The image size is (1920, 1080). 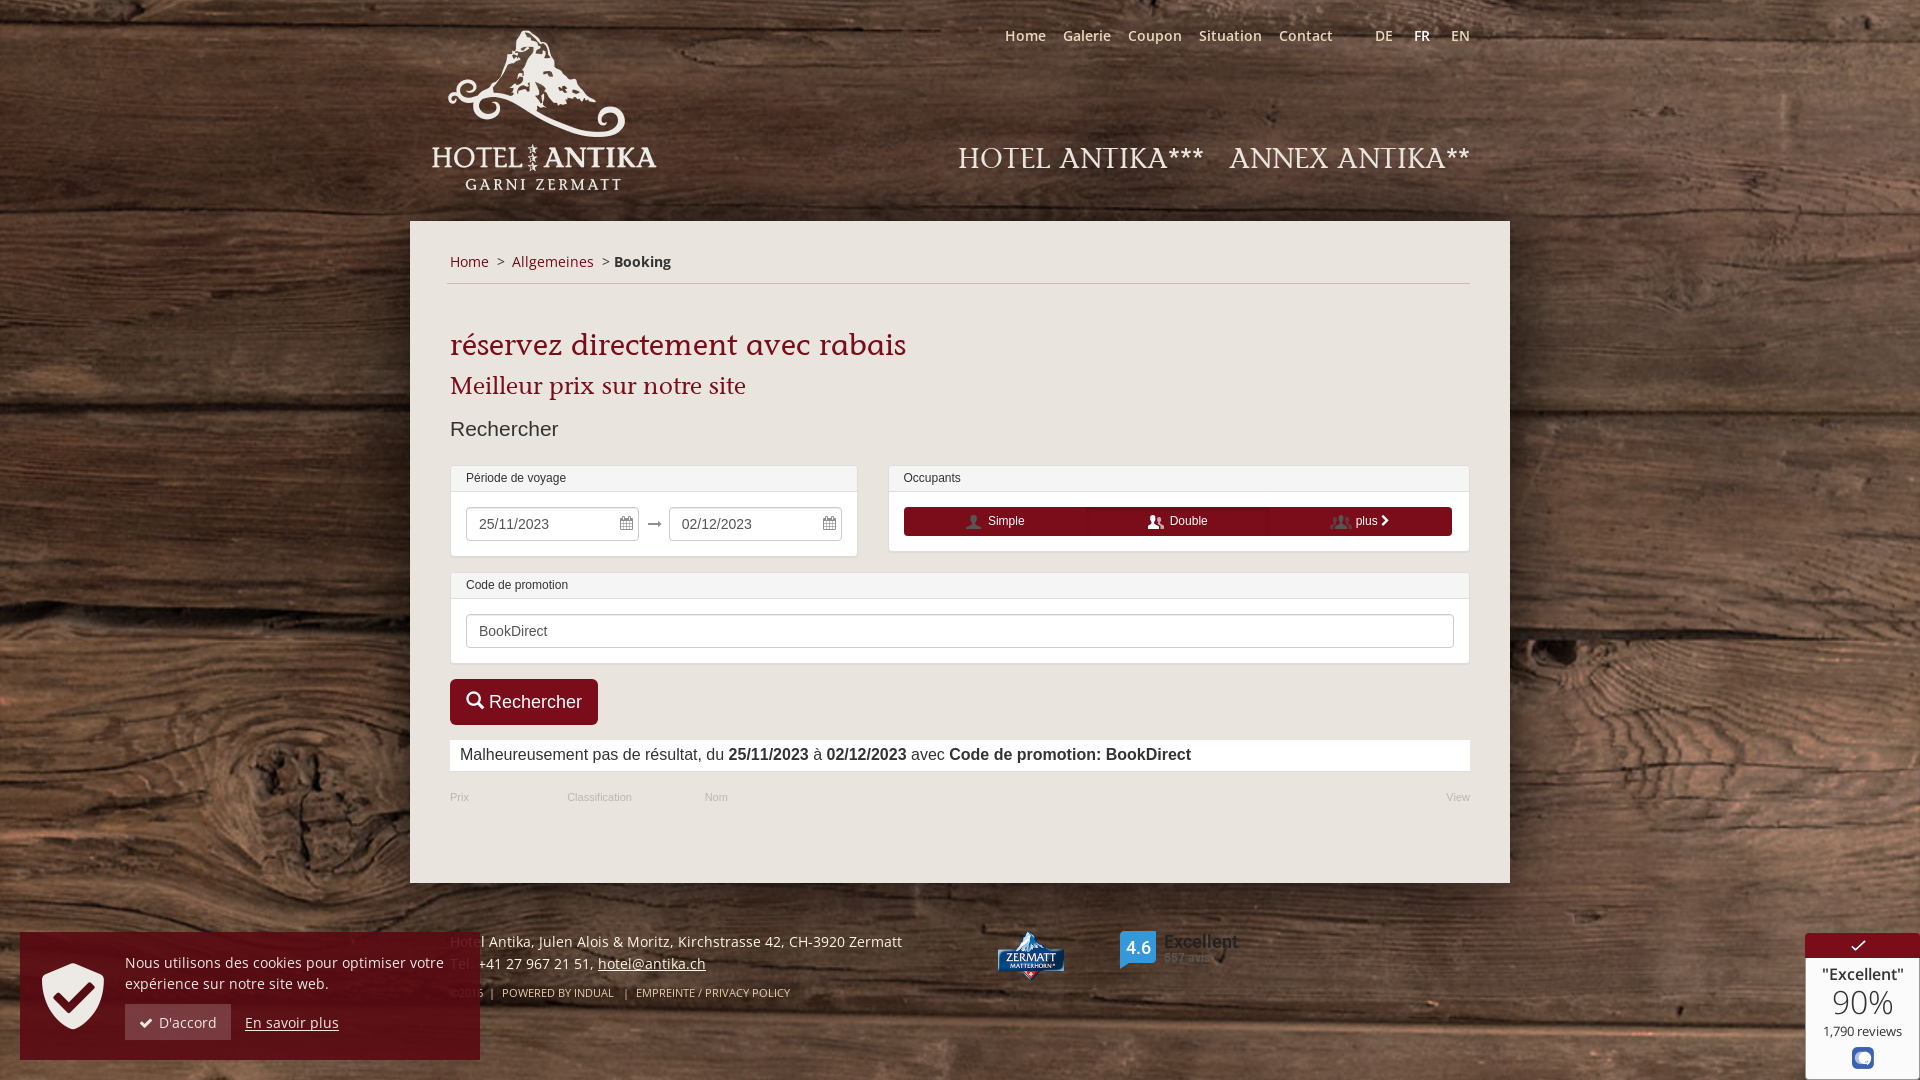 I want to click on 'Home', so click(x=988, y=35).